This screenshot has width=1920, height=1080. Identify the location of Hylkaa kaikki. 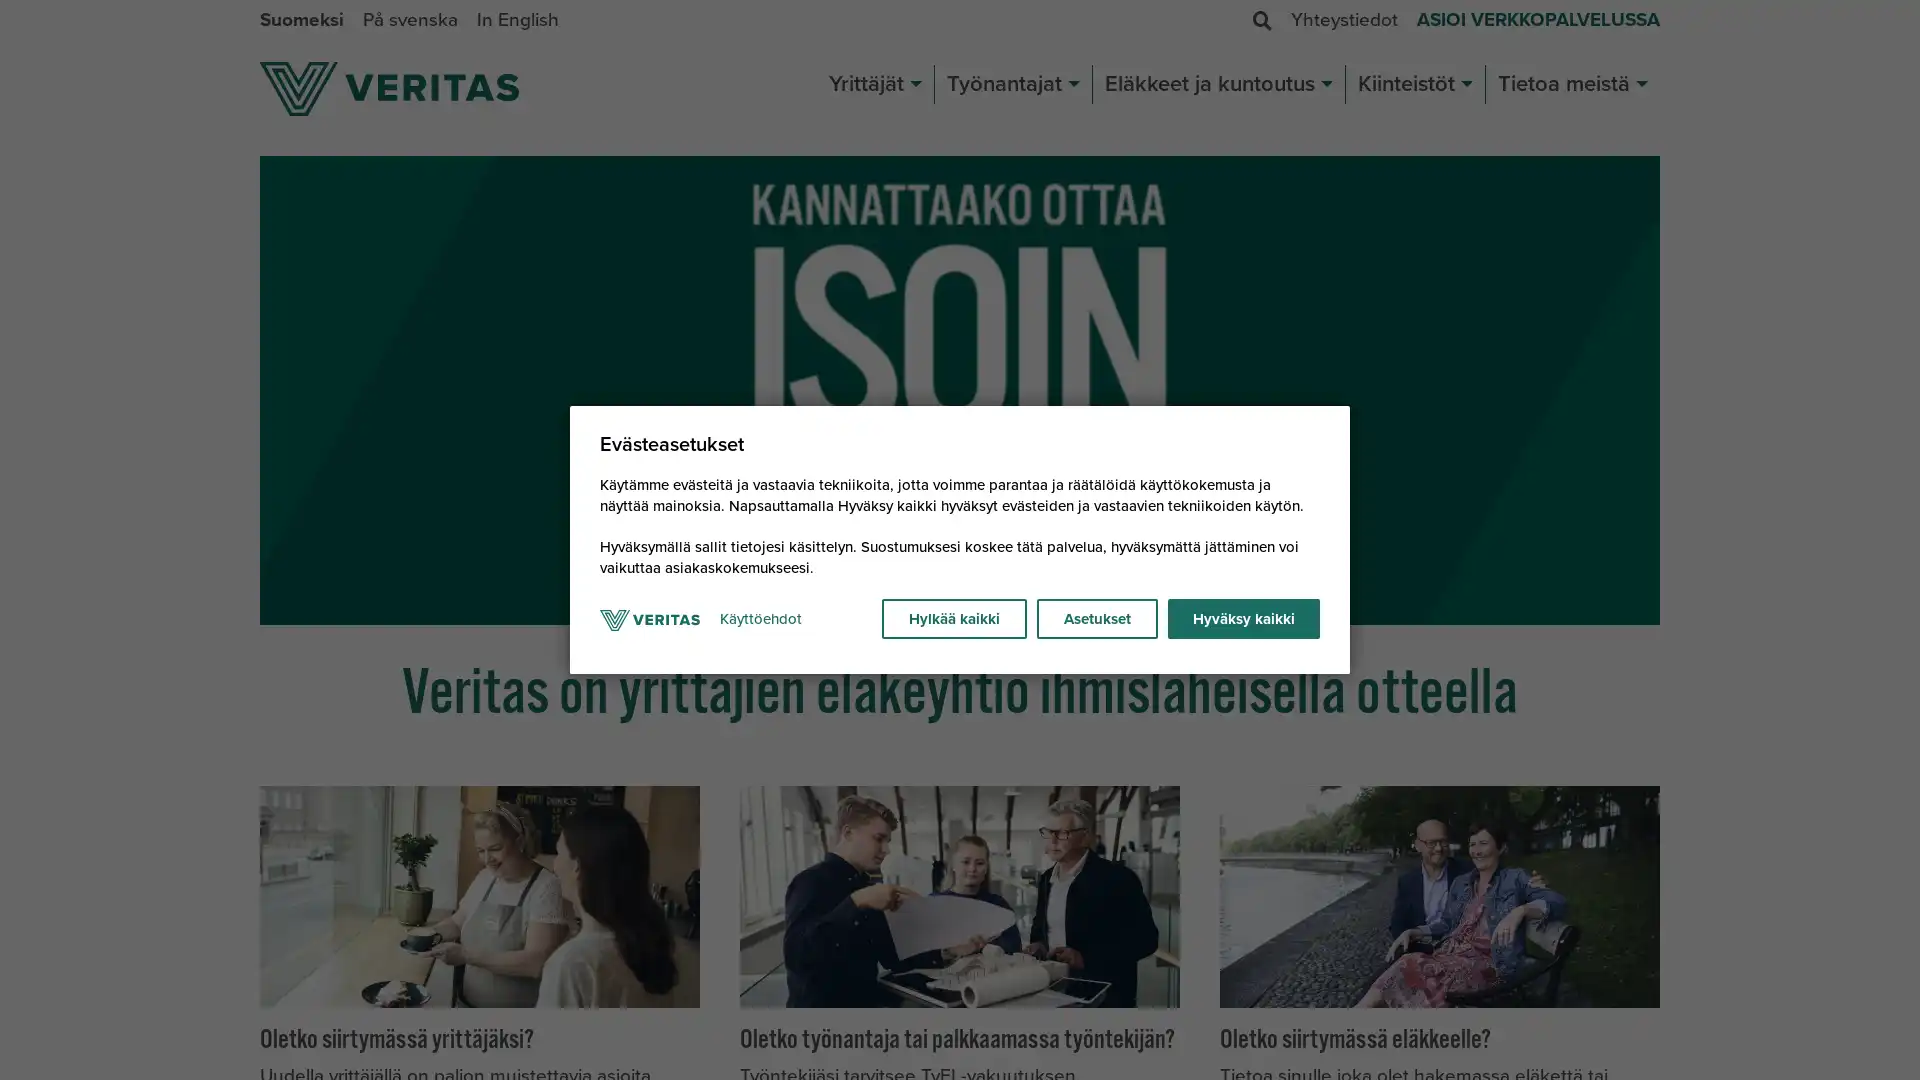
(953, 617).